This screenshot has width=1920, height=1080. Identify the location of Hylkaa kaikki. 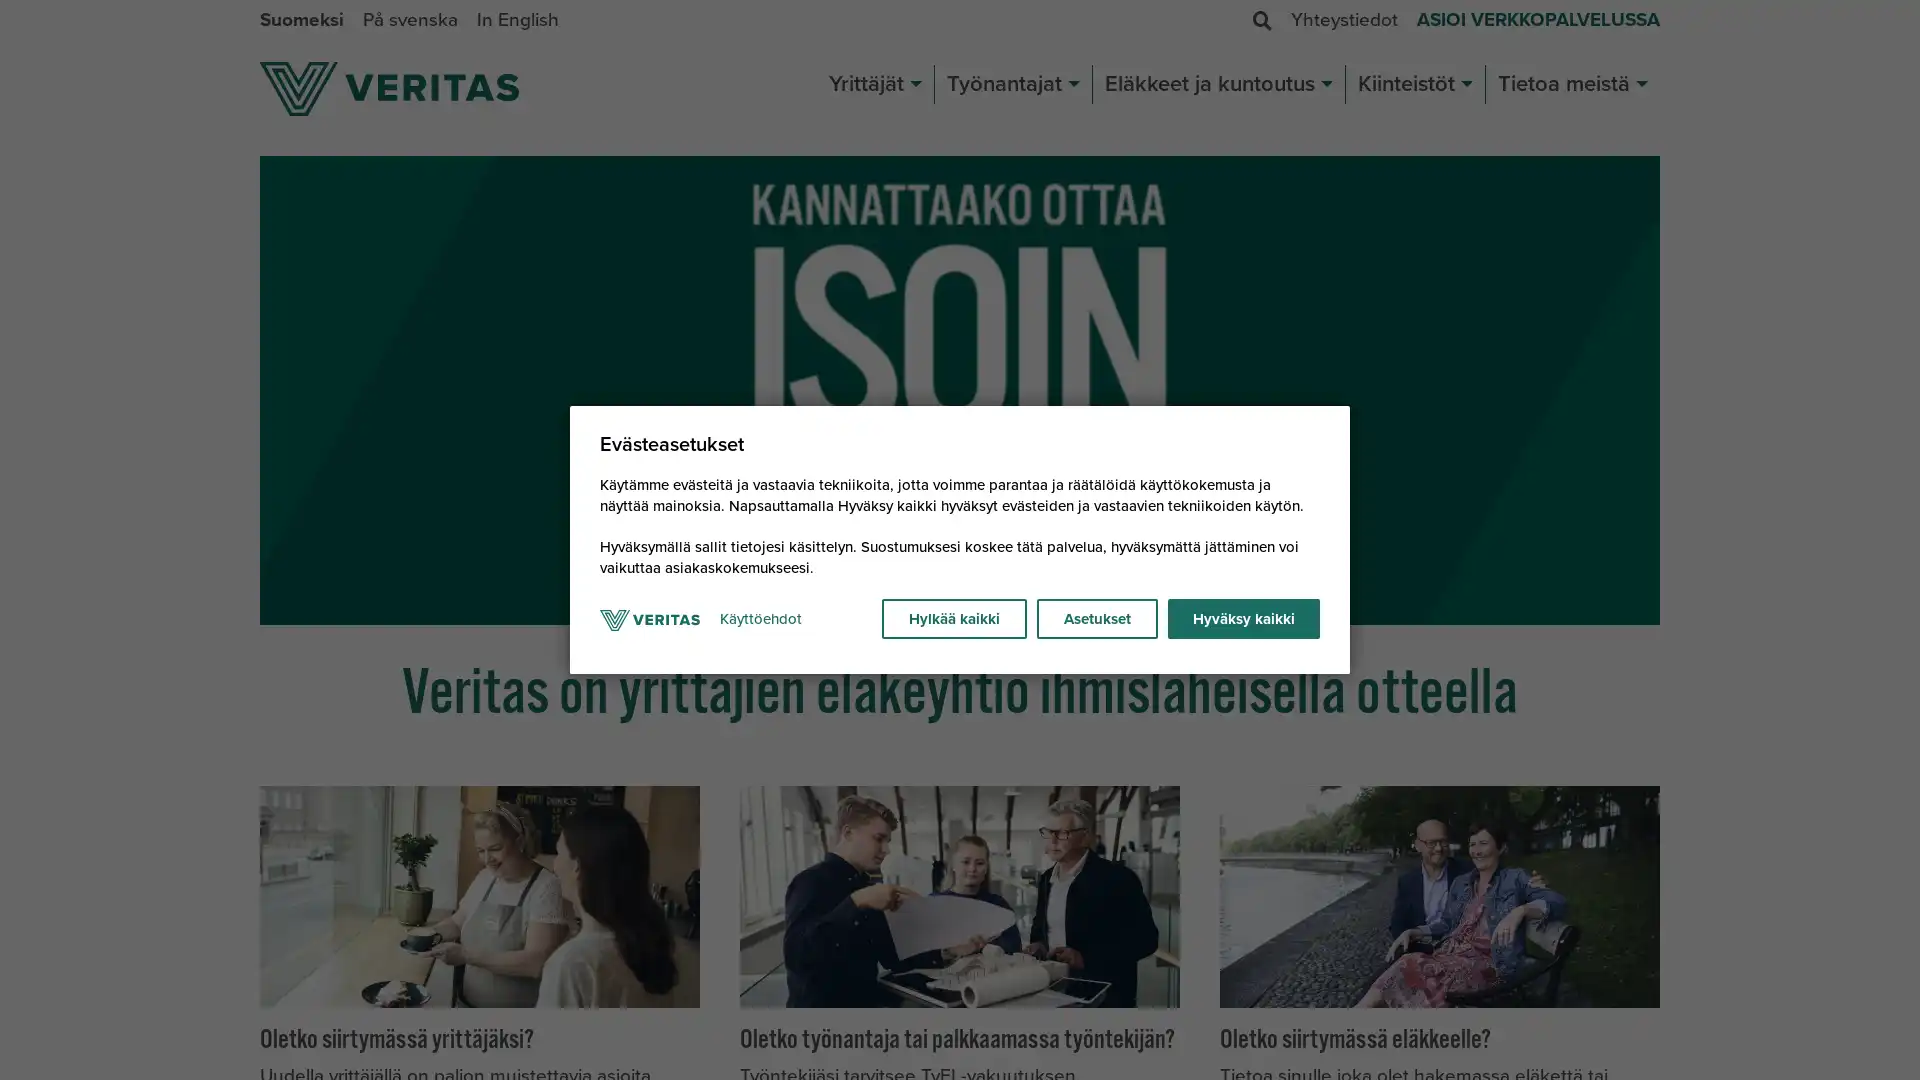
(953, 617).